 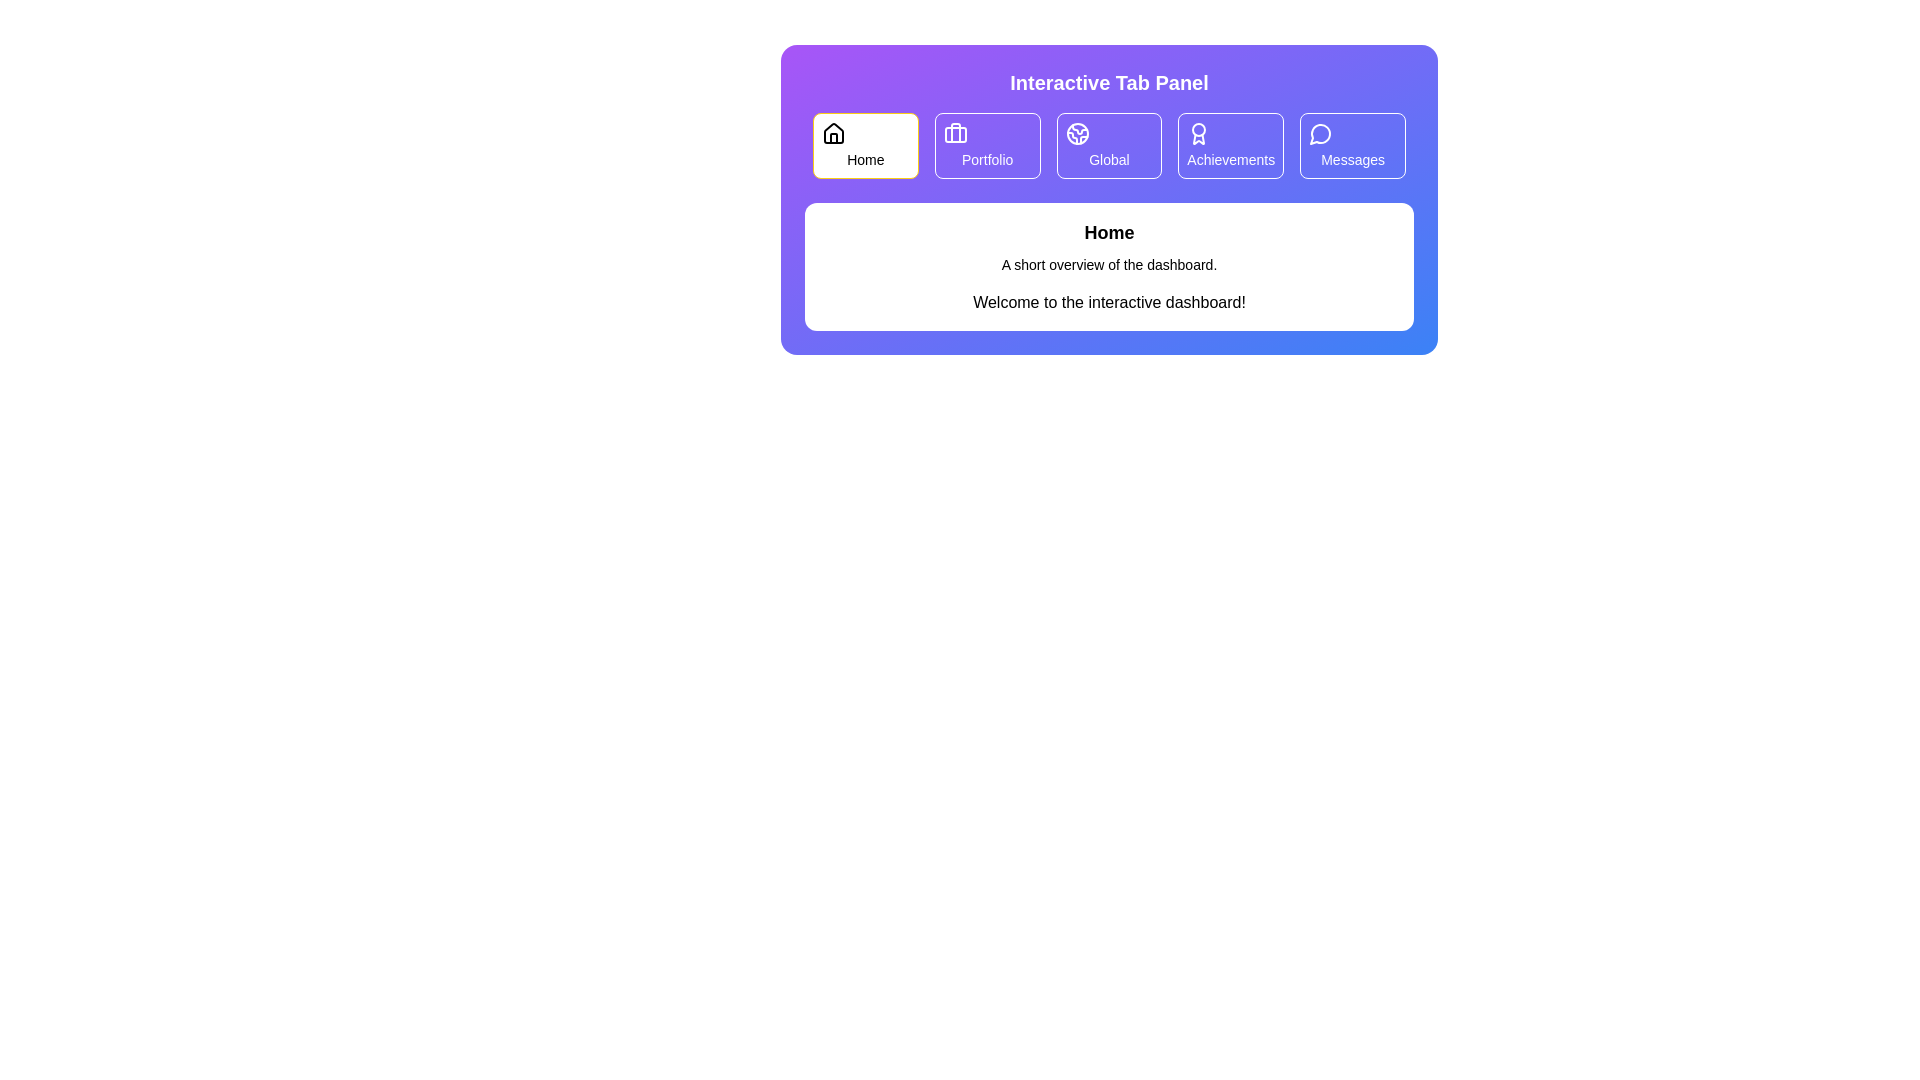 I want to click on the 'Portfolio' label located on the second button from the left in the horizontal navigation bar, which is identified by the briefcase icon above it, so click(x=987, y=158).